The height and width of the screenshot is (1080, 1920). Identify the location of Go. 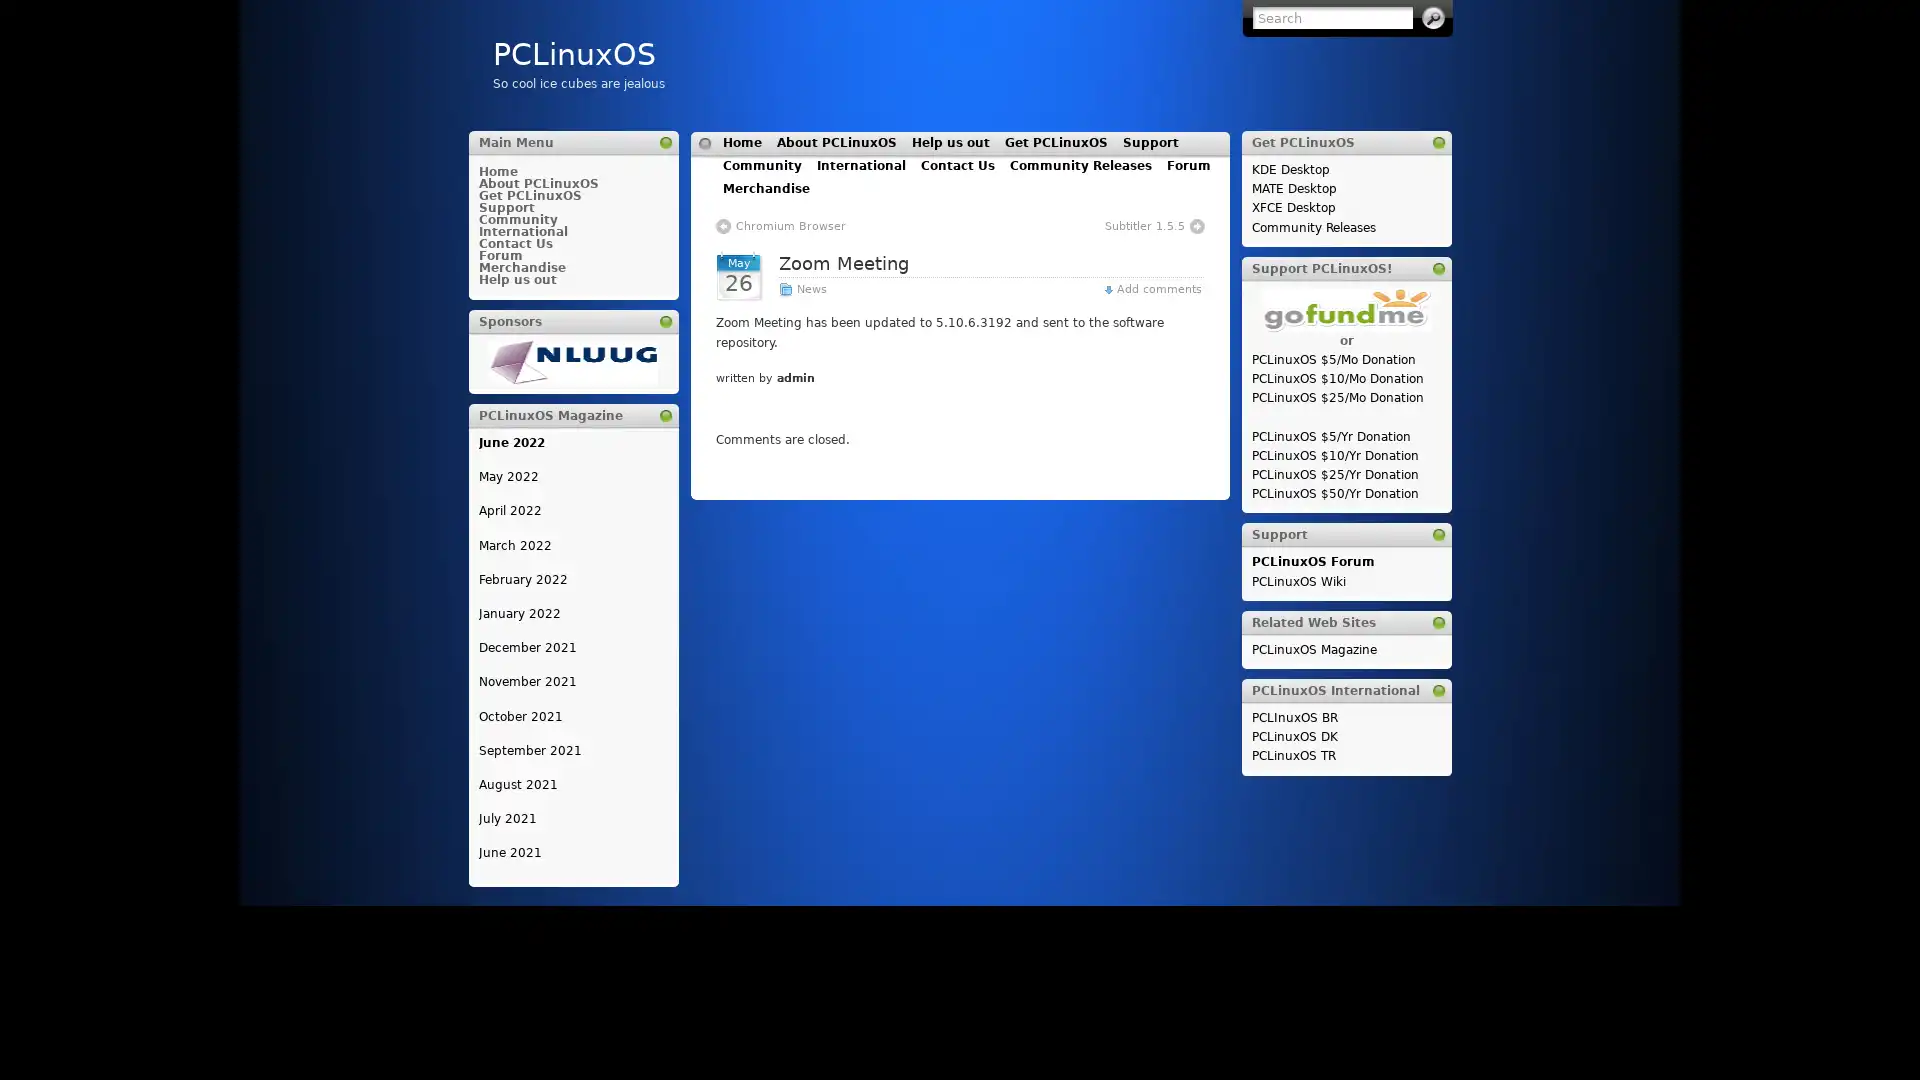
(1432, 18).